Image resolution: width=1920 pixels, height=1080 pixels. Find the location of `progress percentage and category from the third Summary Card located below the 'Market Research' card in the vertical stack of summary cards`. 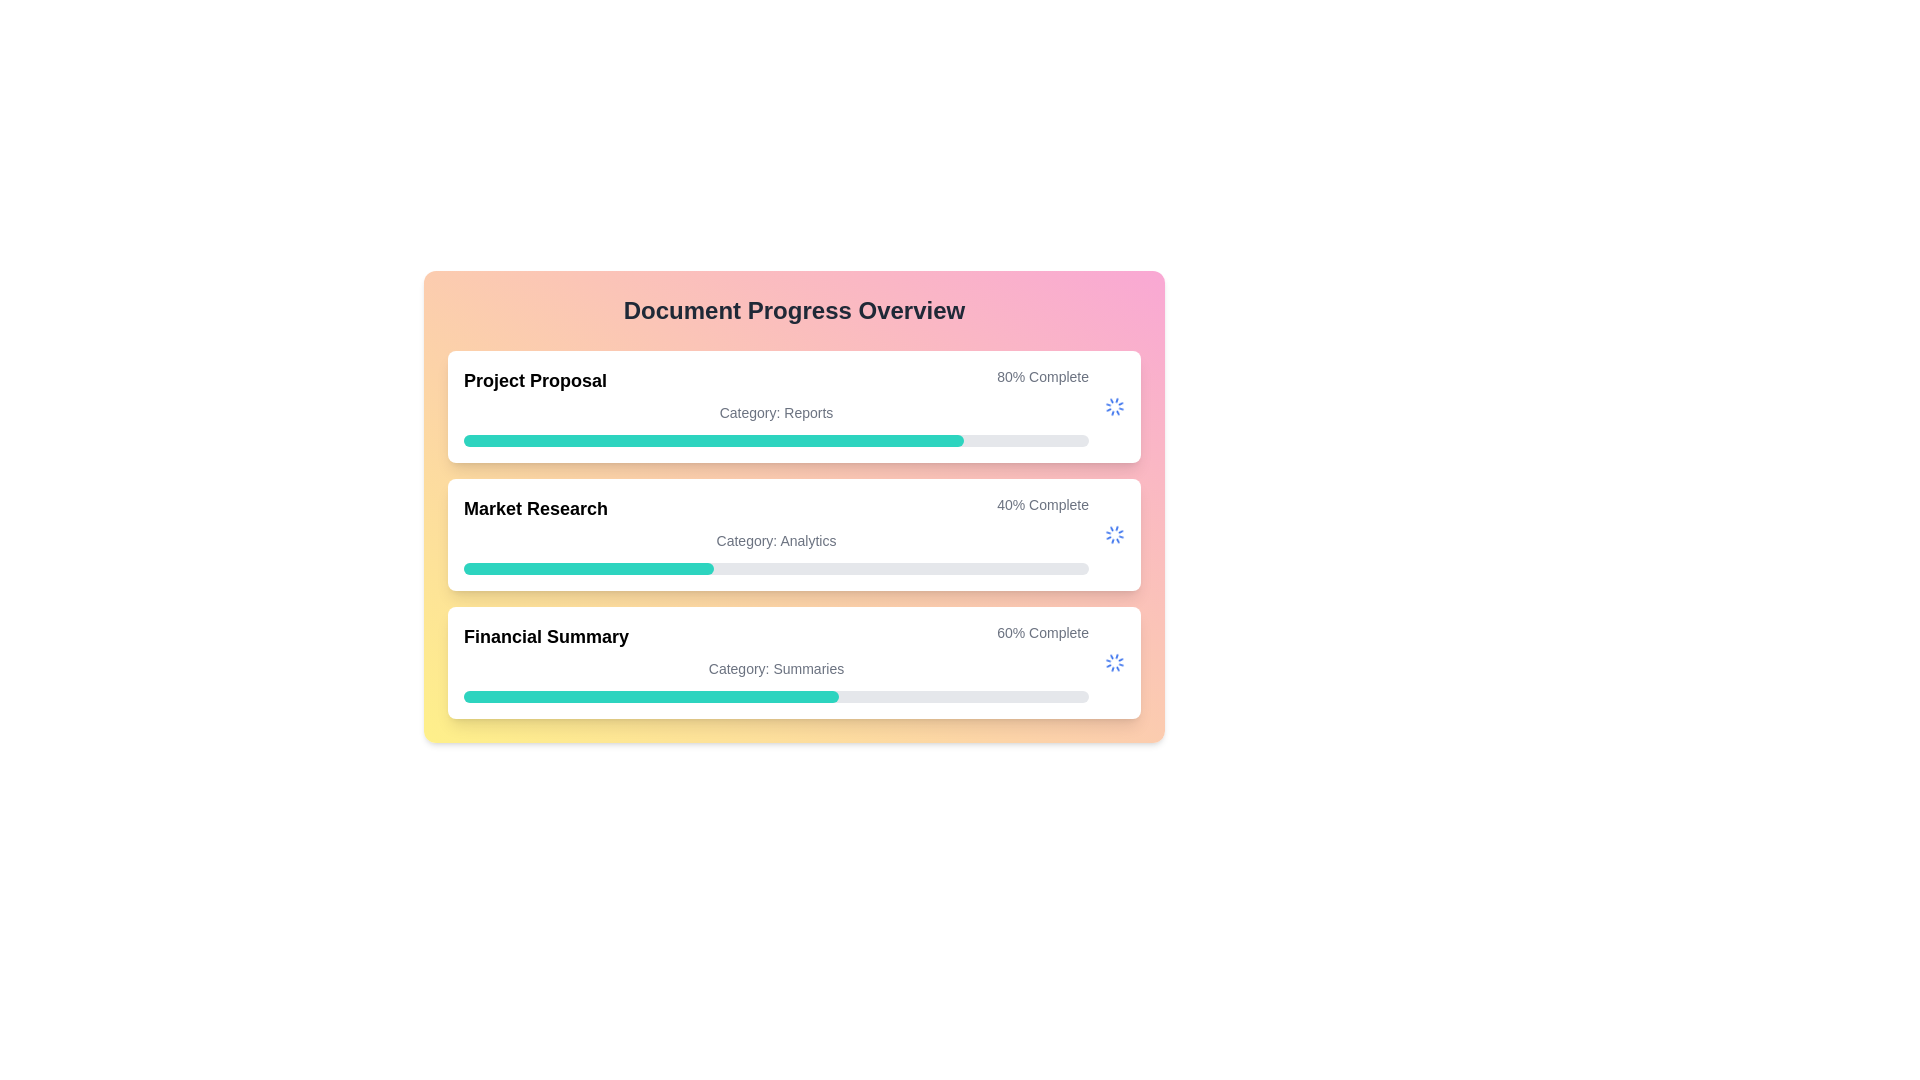

progress percentage and category from the third Summary Card located below the 'Market Research' card in the vertical stack of summary cards is located at coordinates (793, 663).